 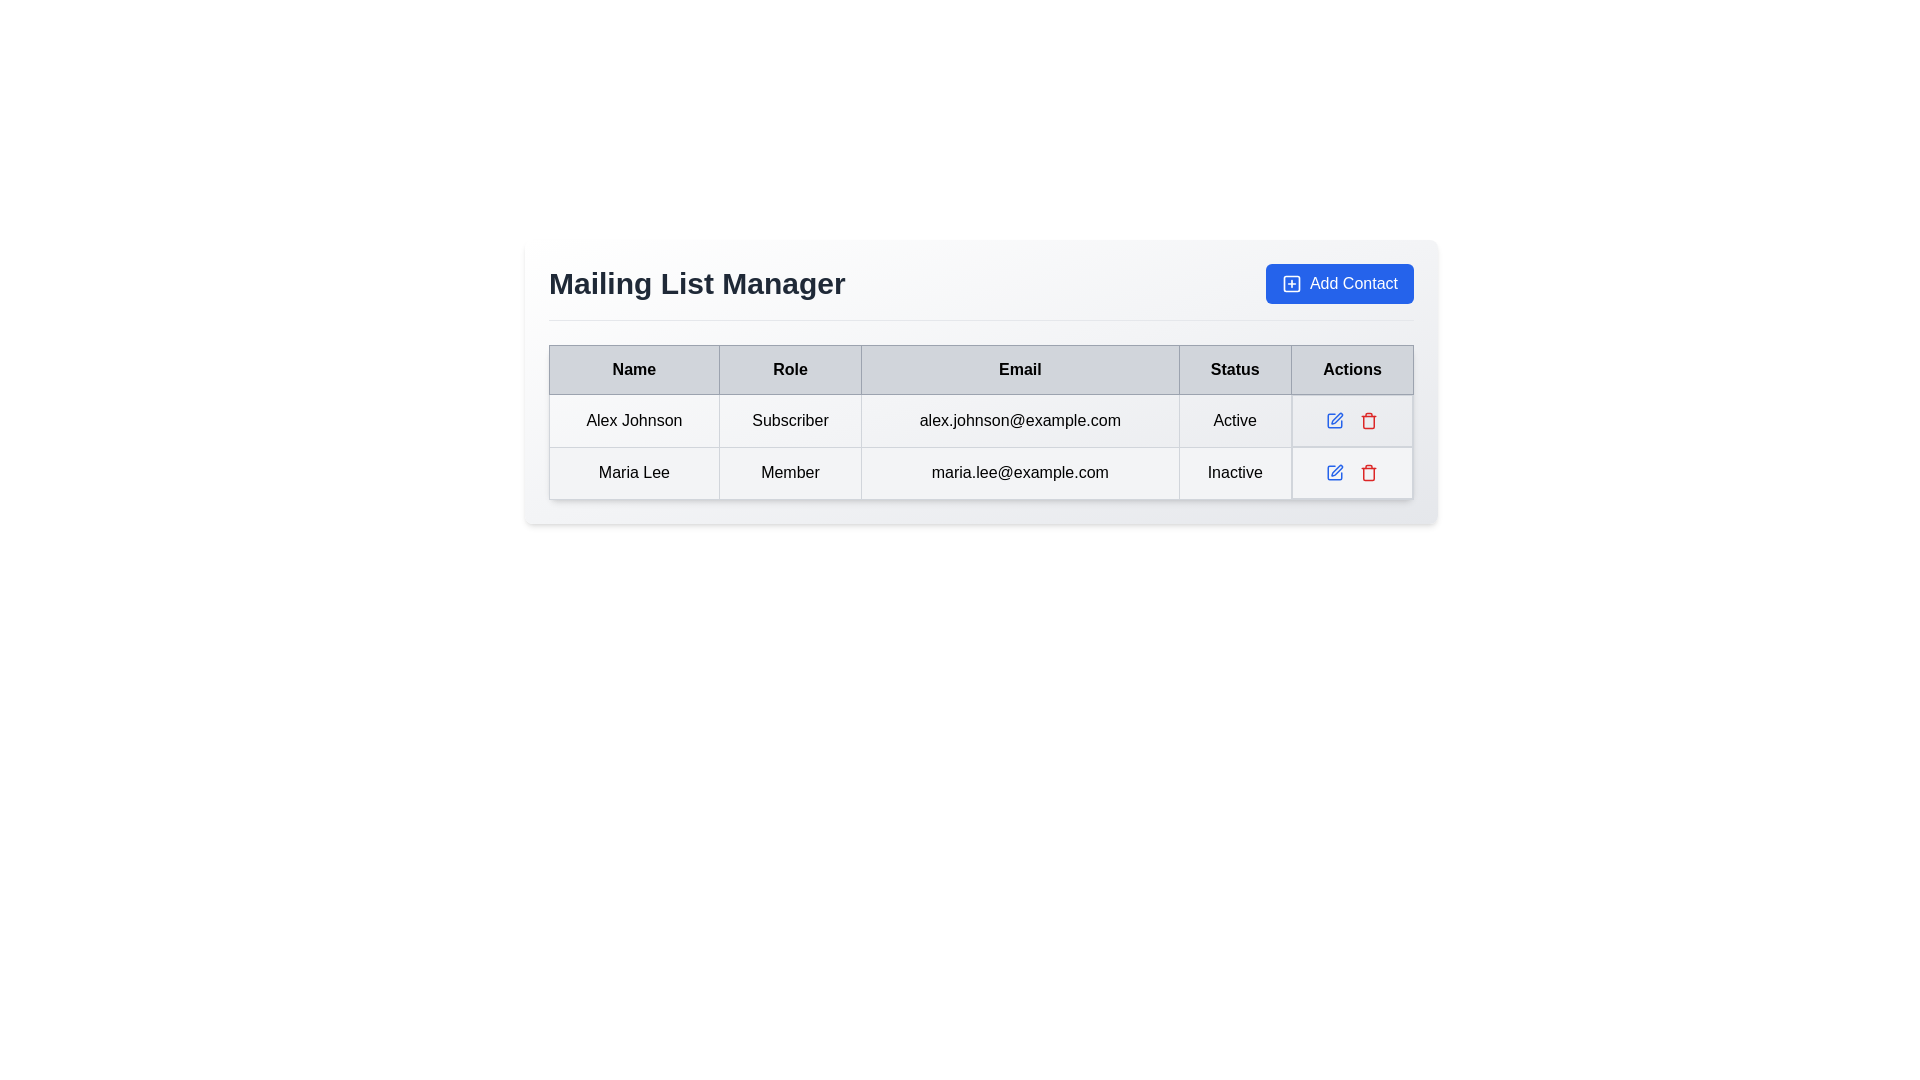 What do you see at coordinates (1234, 473) in the screenshot?
I see `static text field displaying the status 'Inactive' for the user 'Maria Lee', located in the fourth column of the data table under the 'Mailing List Manager' header` at bounding box center [1234, 473].